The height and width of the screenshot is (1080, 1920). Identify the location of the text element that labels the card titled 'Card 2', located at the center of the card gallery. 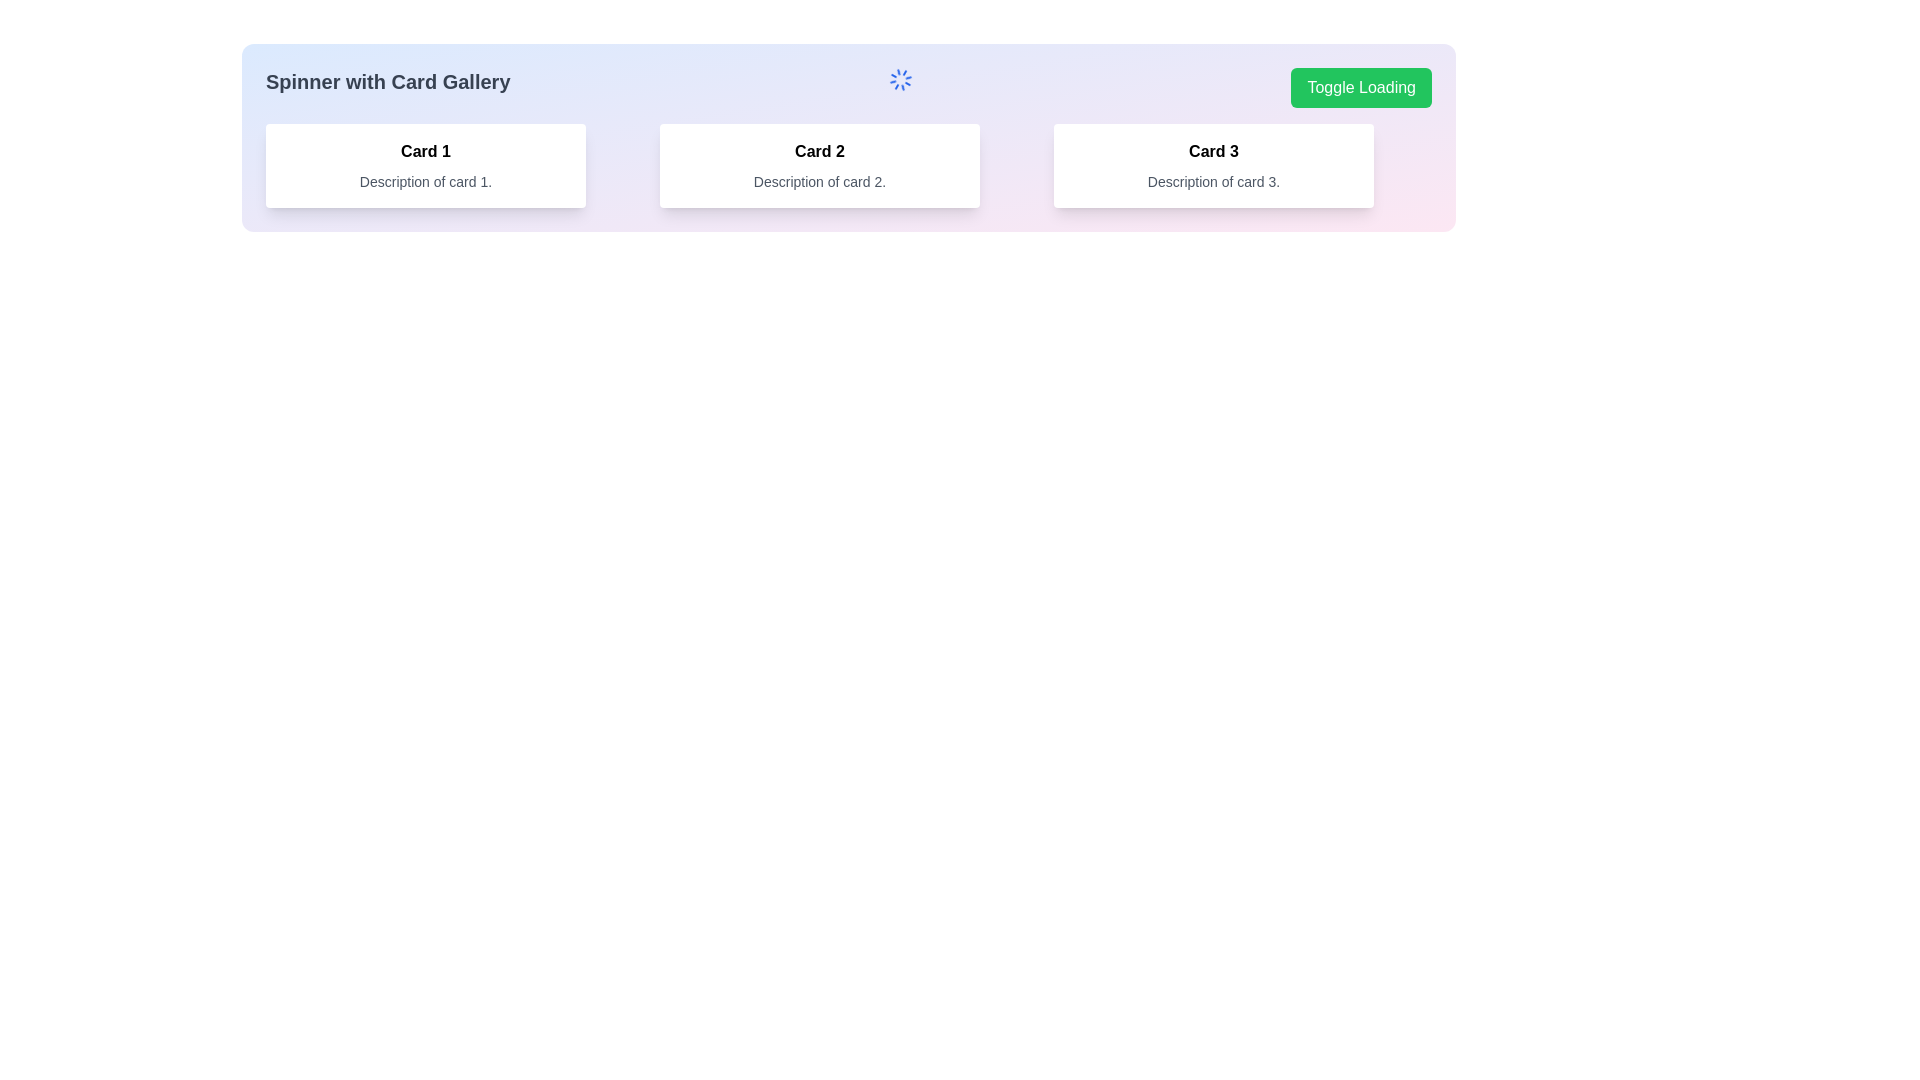
(820, 150).